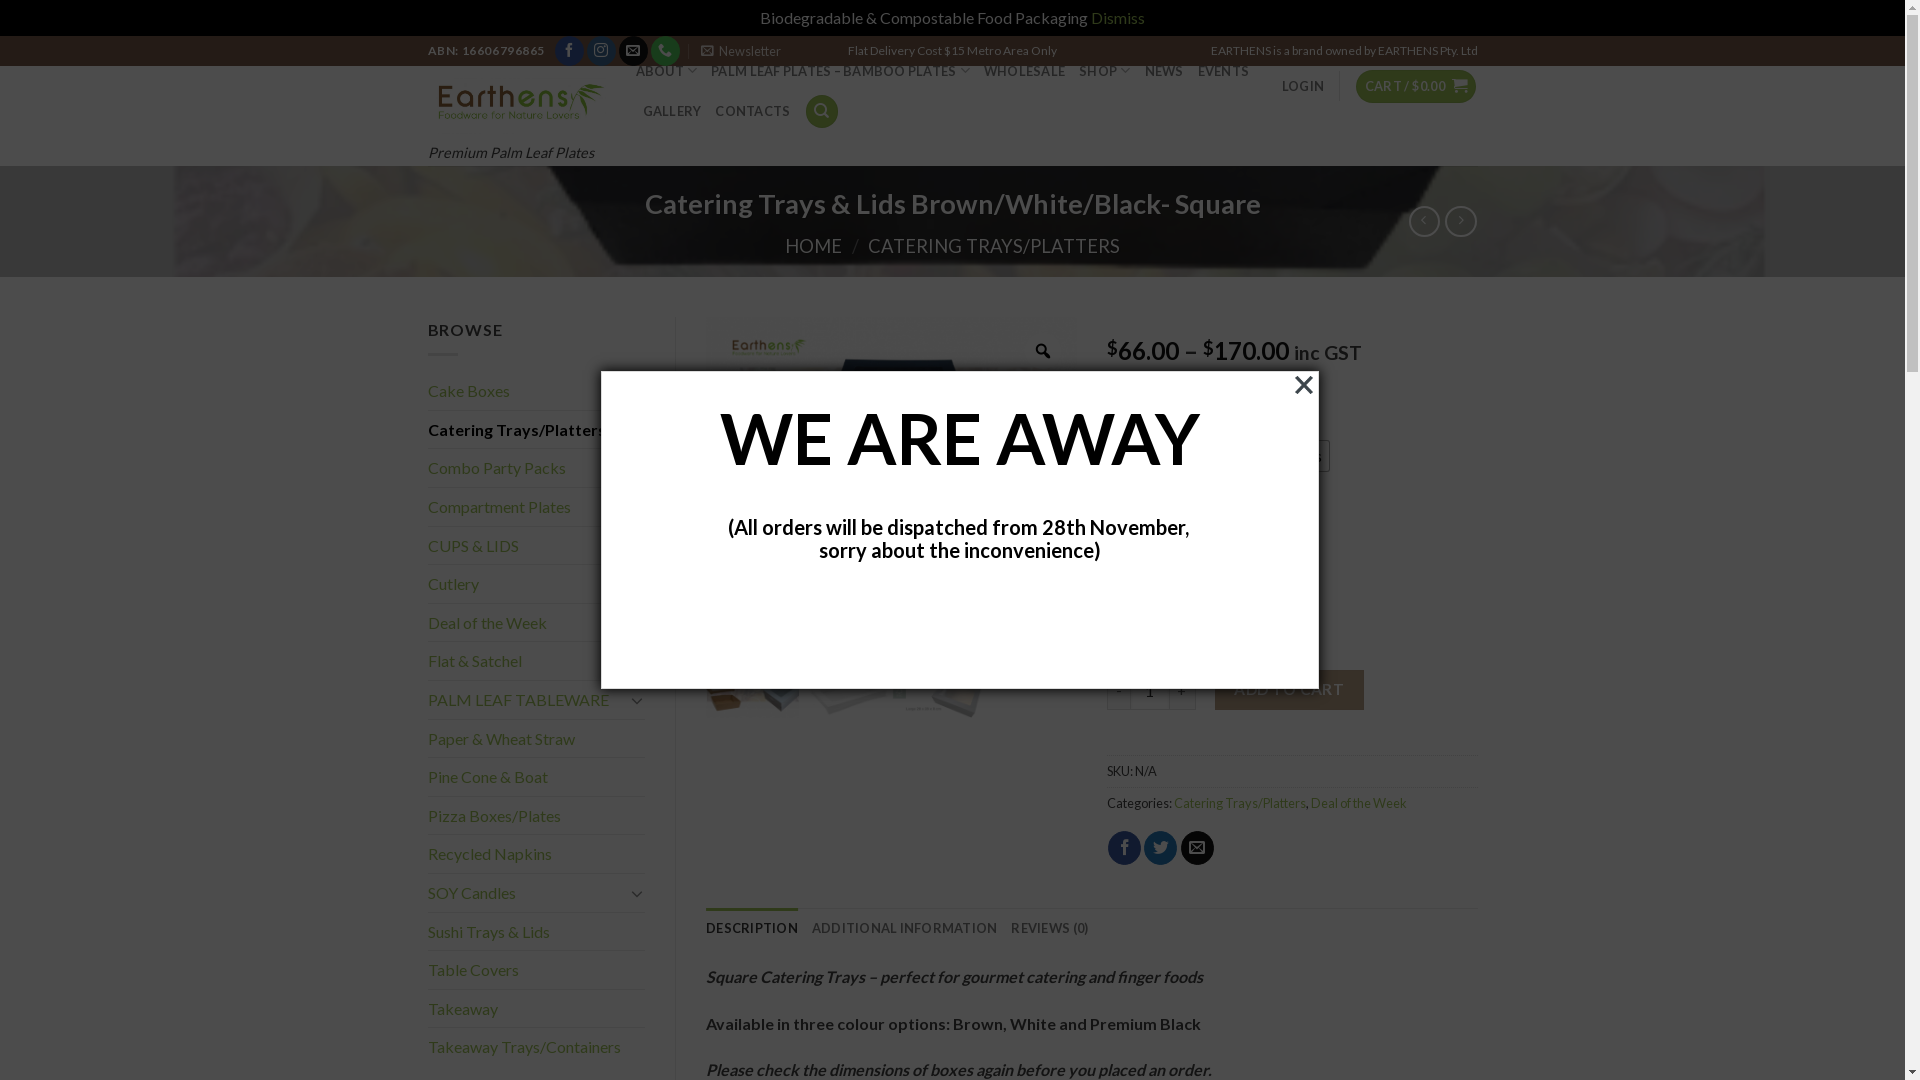 The height and width of the screenshot is (1080, 1920). I want to click on 'HOME', so click(813, 245).